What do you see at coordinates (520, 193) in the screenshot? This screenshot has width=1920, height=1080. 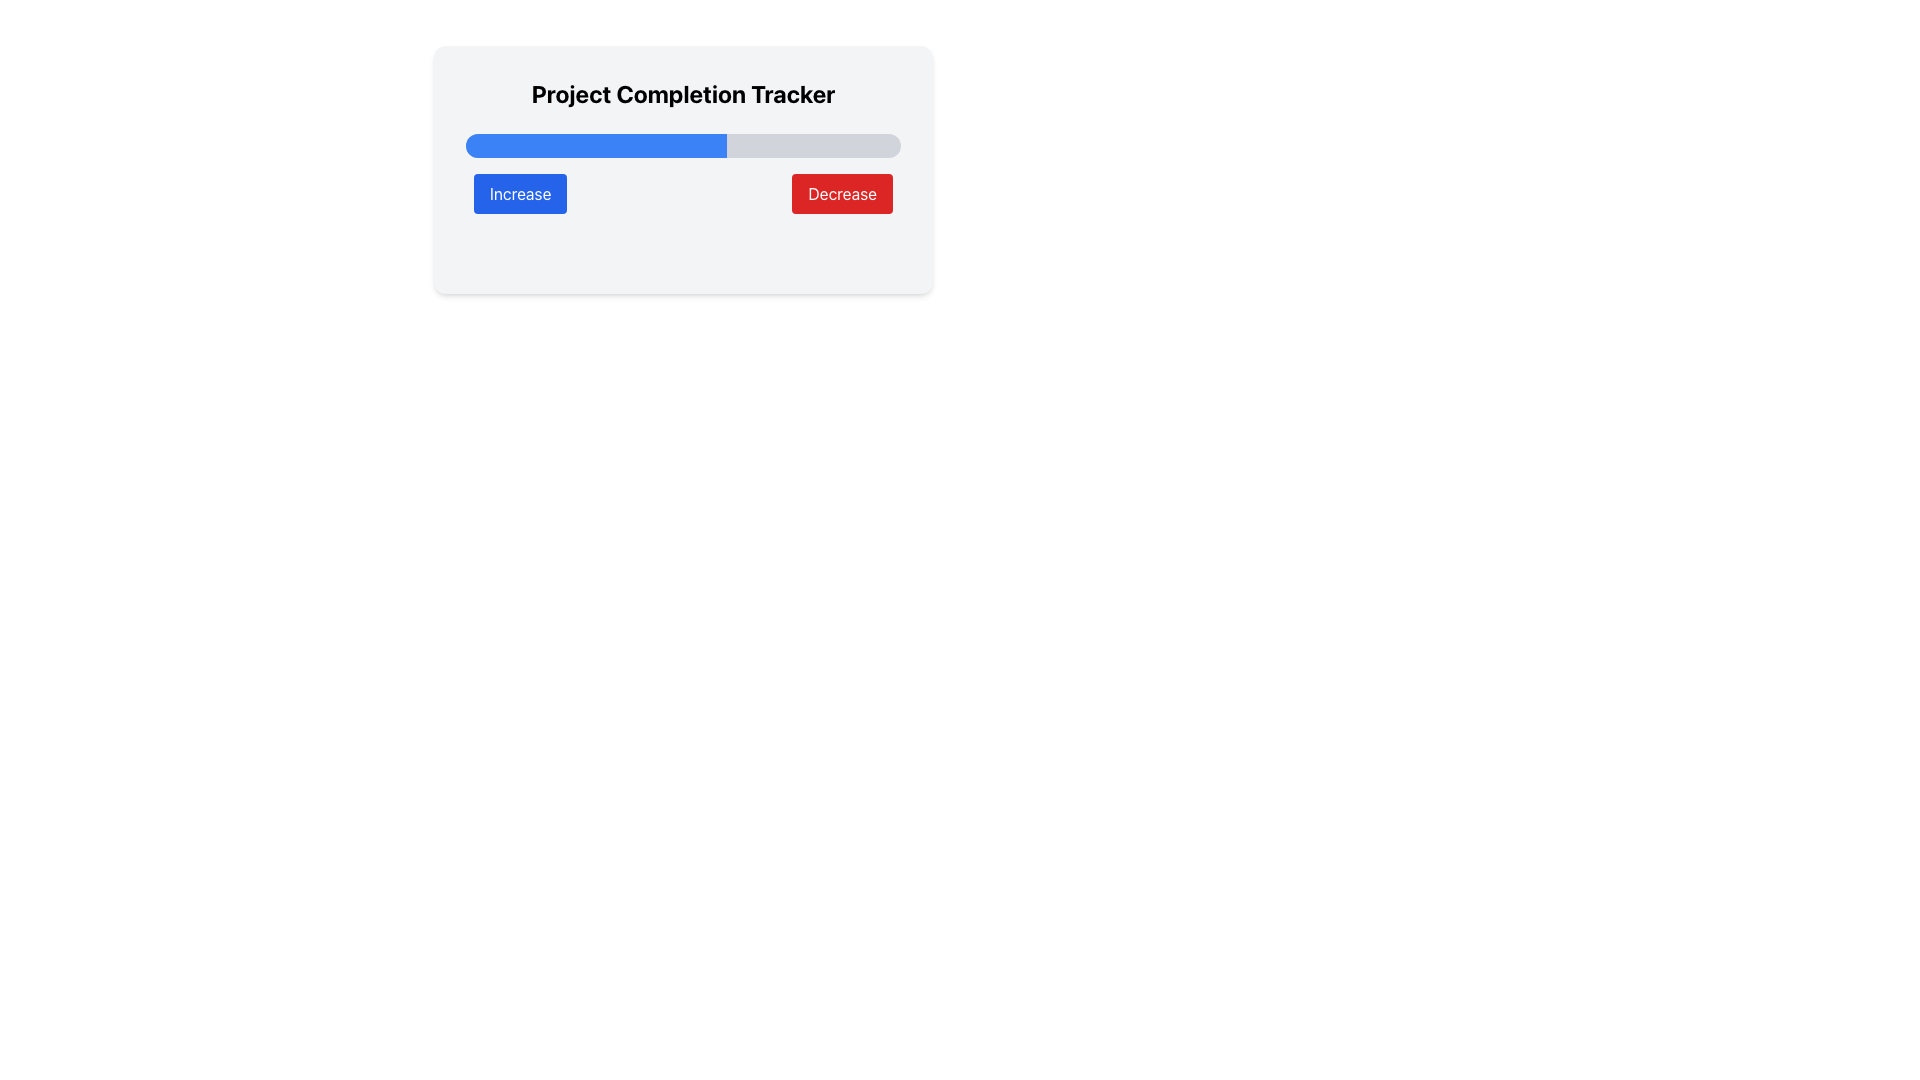 I see `the rectangular button labeled 'Increase' with white text on a blue background to observe its hover effect` at bounding box center [520, 193].